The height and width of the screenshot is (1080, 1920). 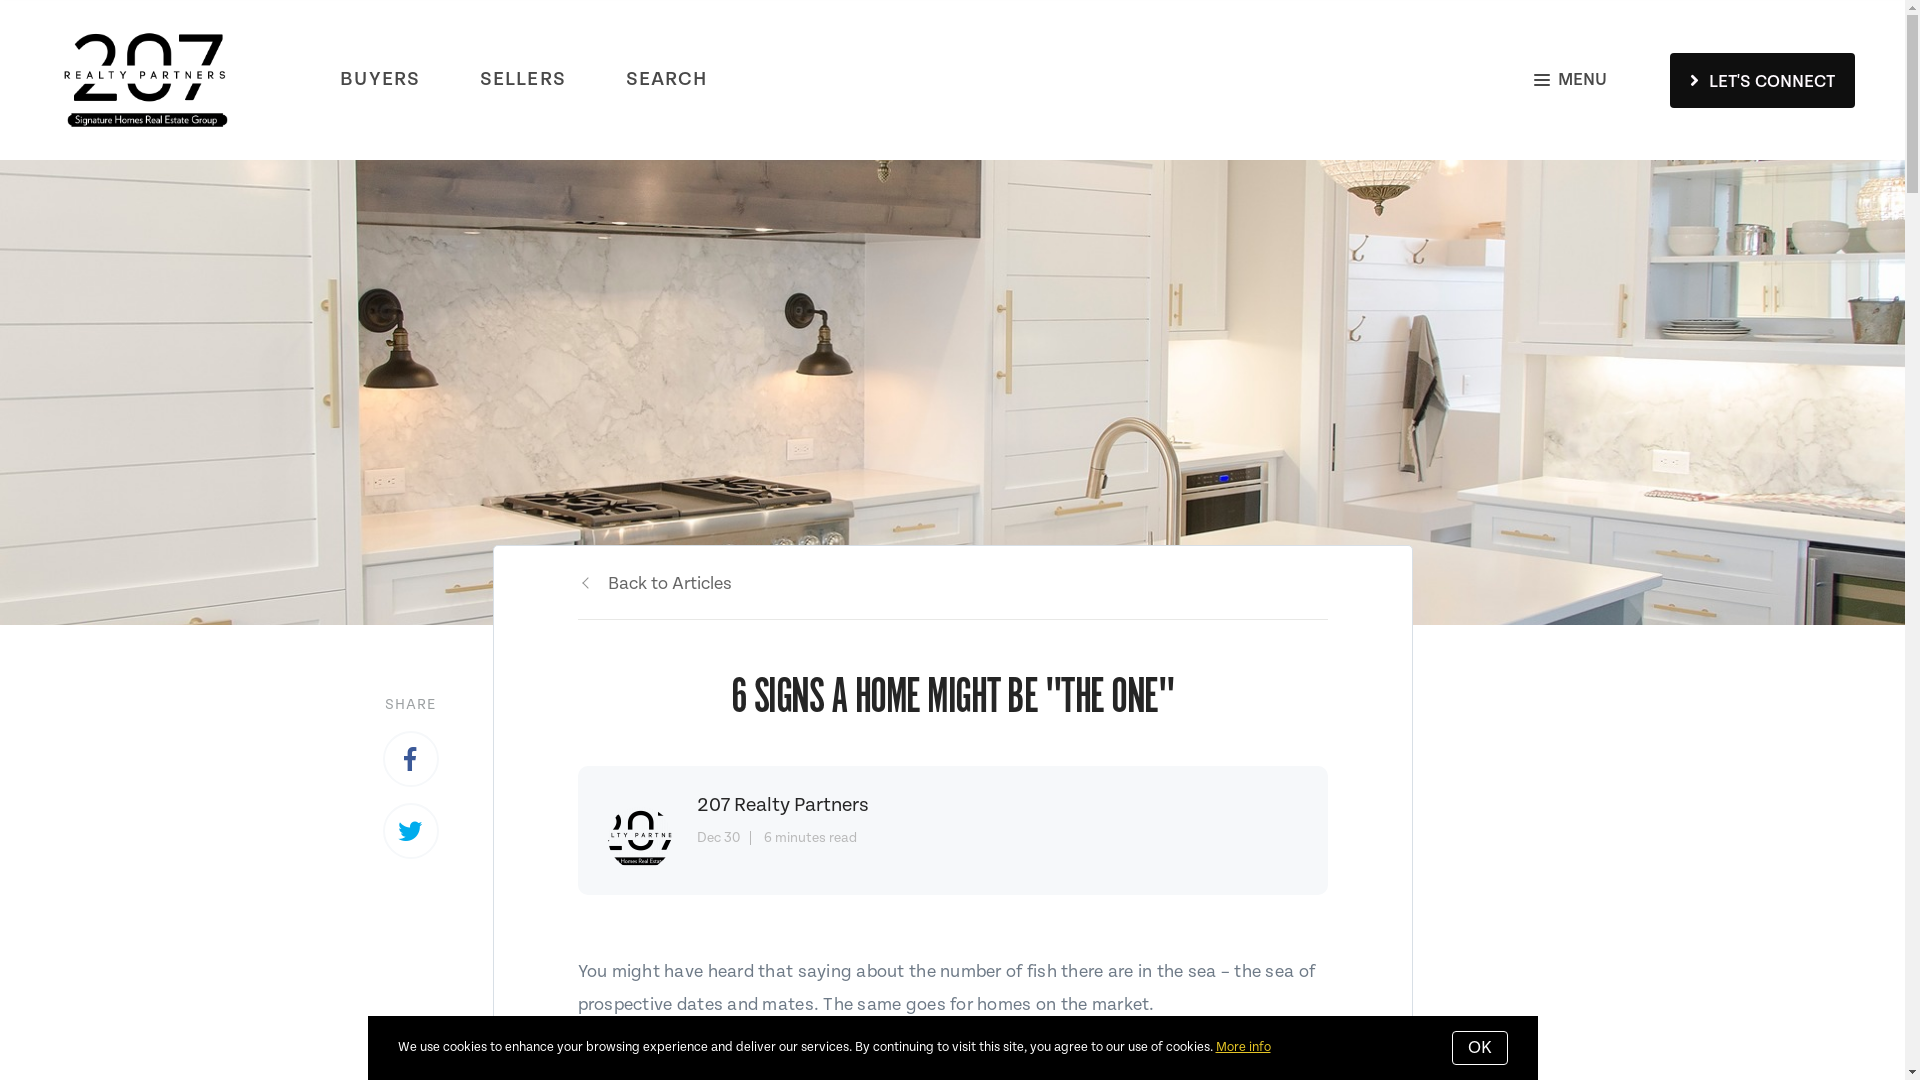 What do you see at coordinates (1242, 1046) in the screenshot?
I see `'More info'` at bounding box center [1242, 1046].